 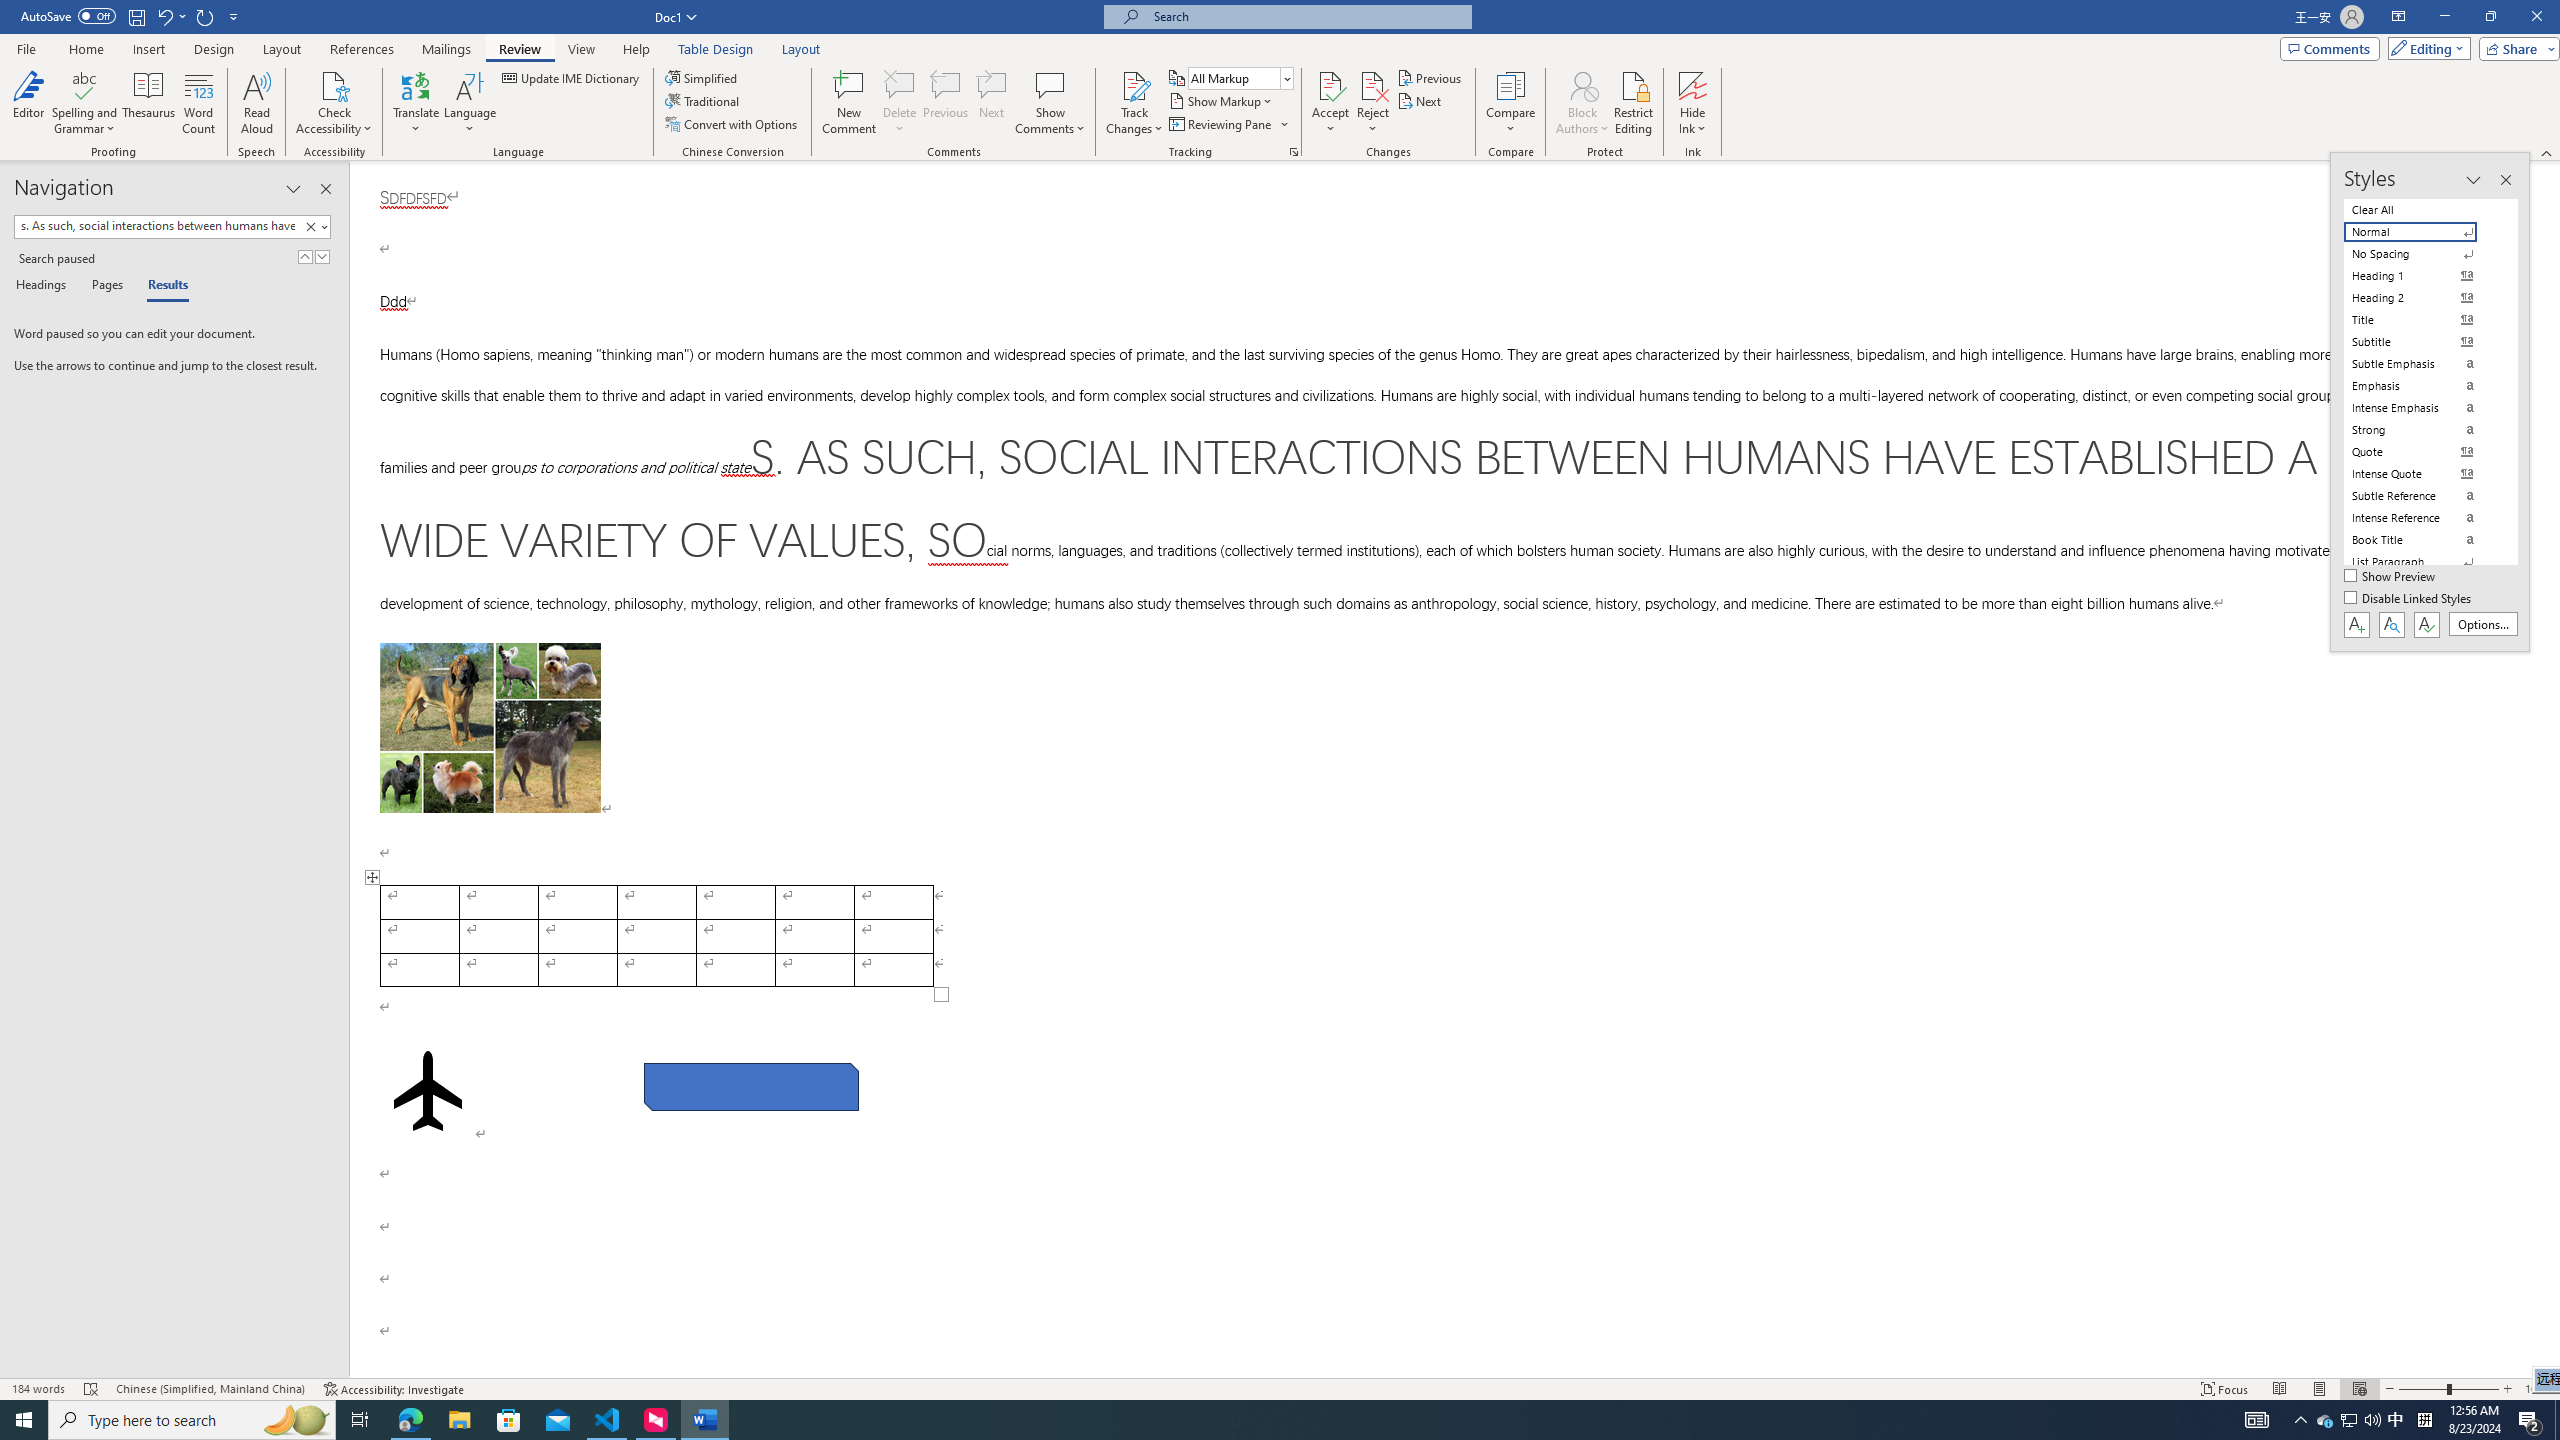 What do you see at coordinates (313, 225) in the screenshot?
I see `'Clear'` at bounding box center [313, 225].